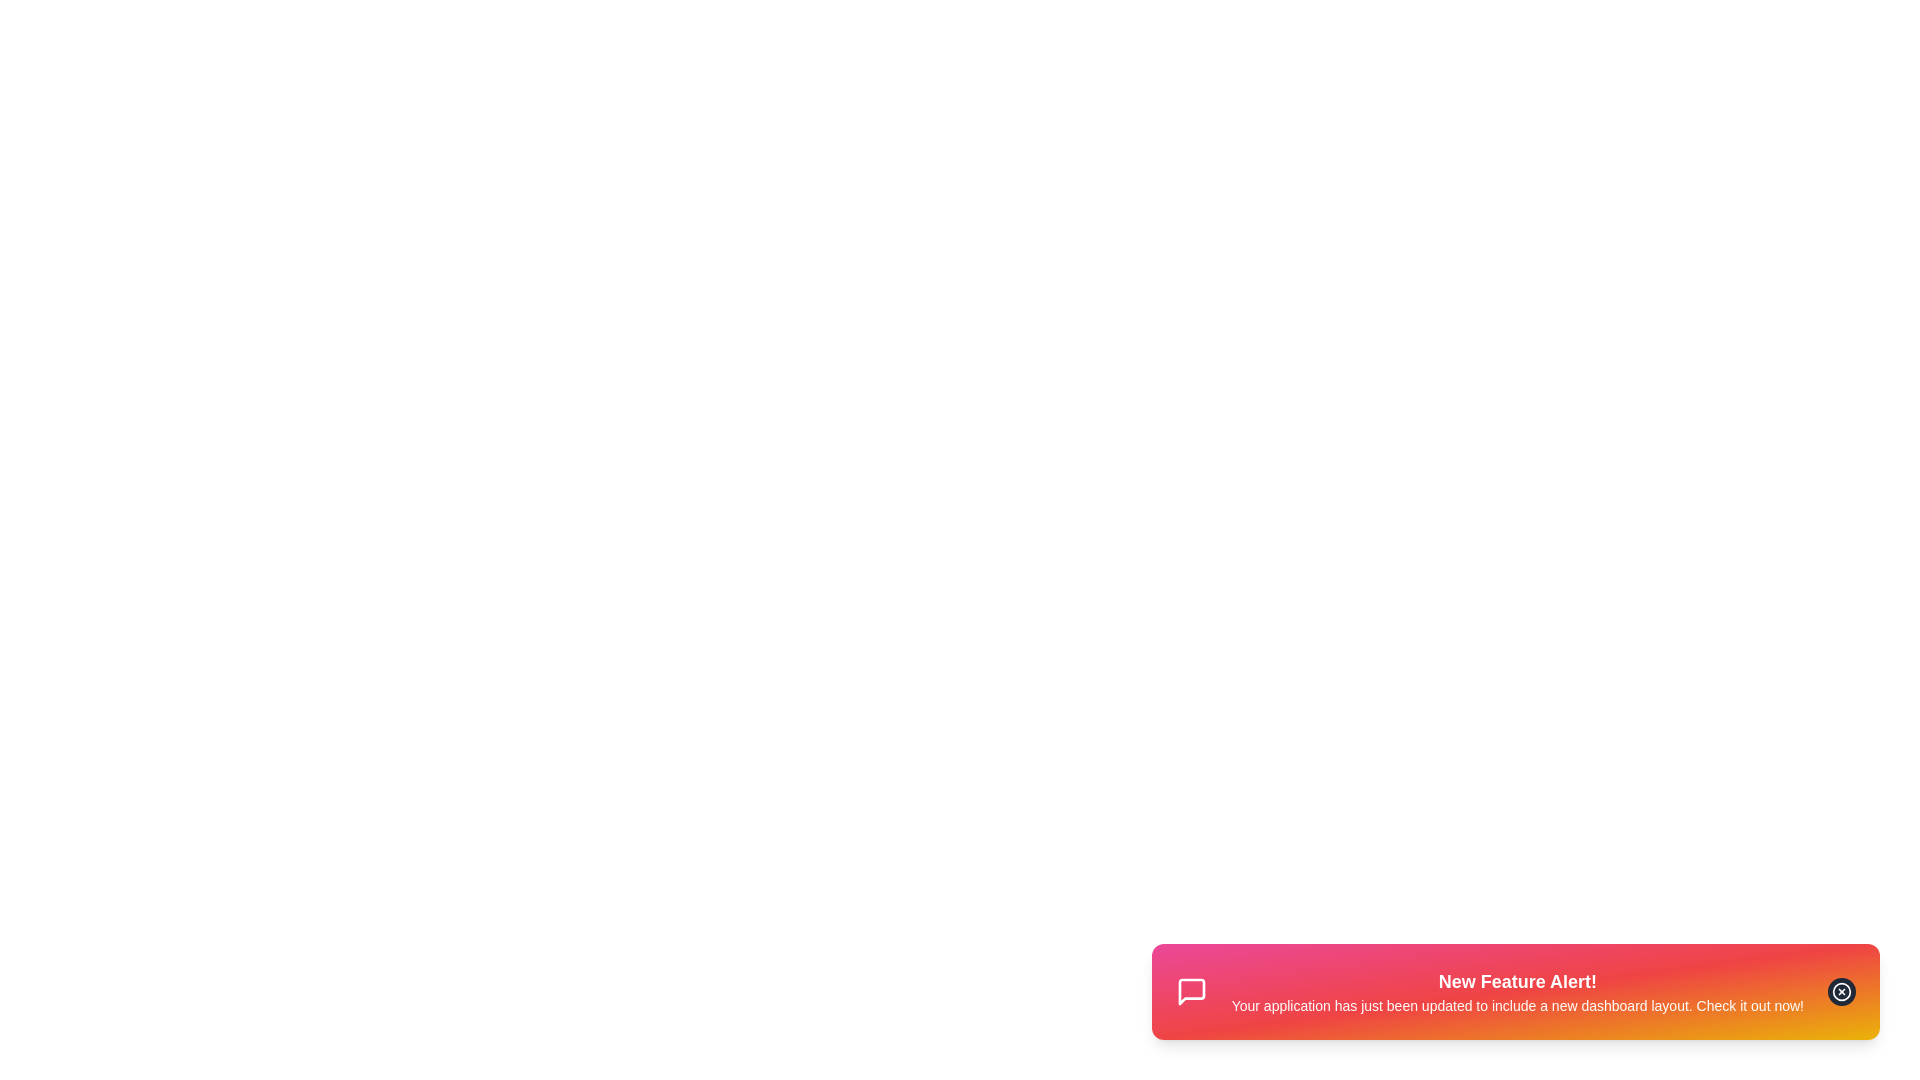 The width and height of the screenshot is (1920, 1080). What do you see at coordinates (1517, 991) in the screenshot?
I see `the text area to select it` at bounding box center [1517, 991].